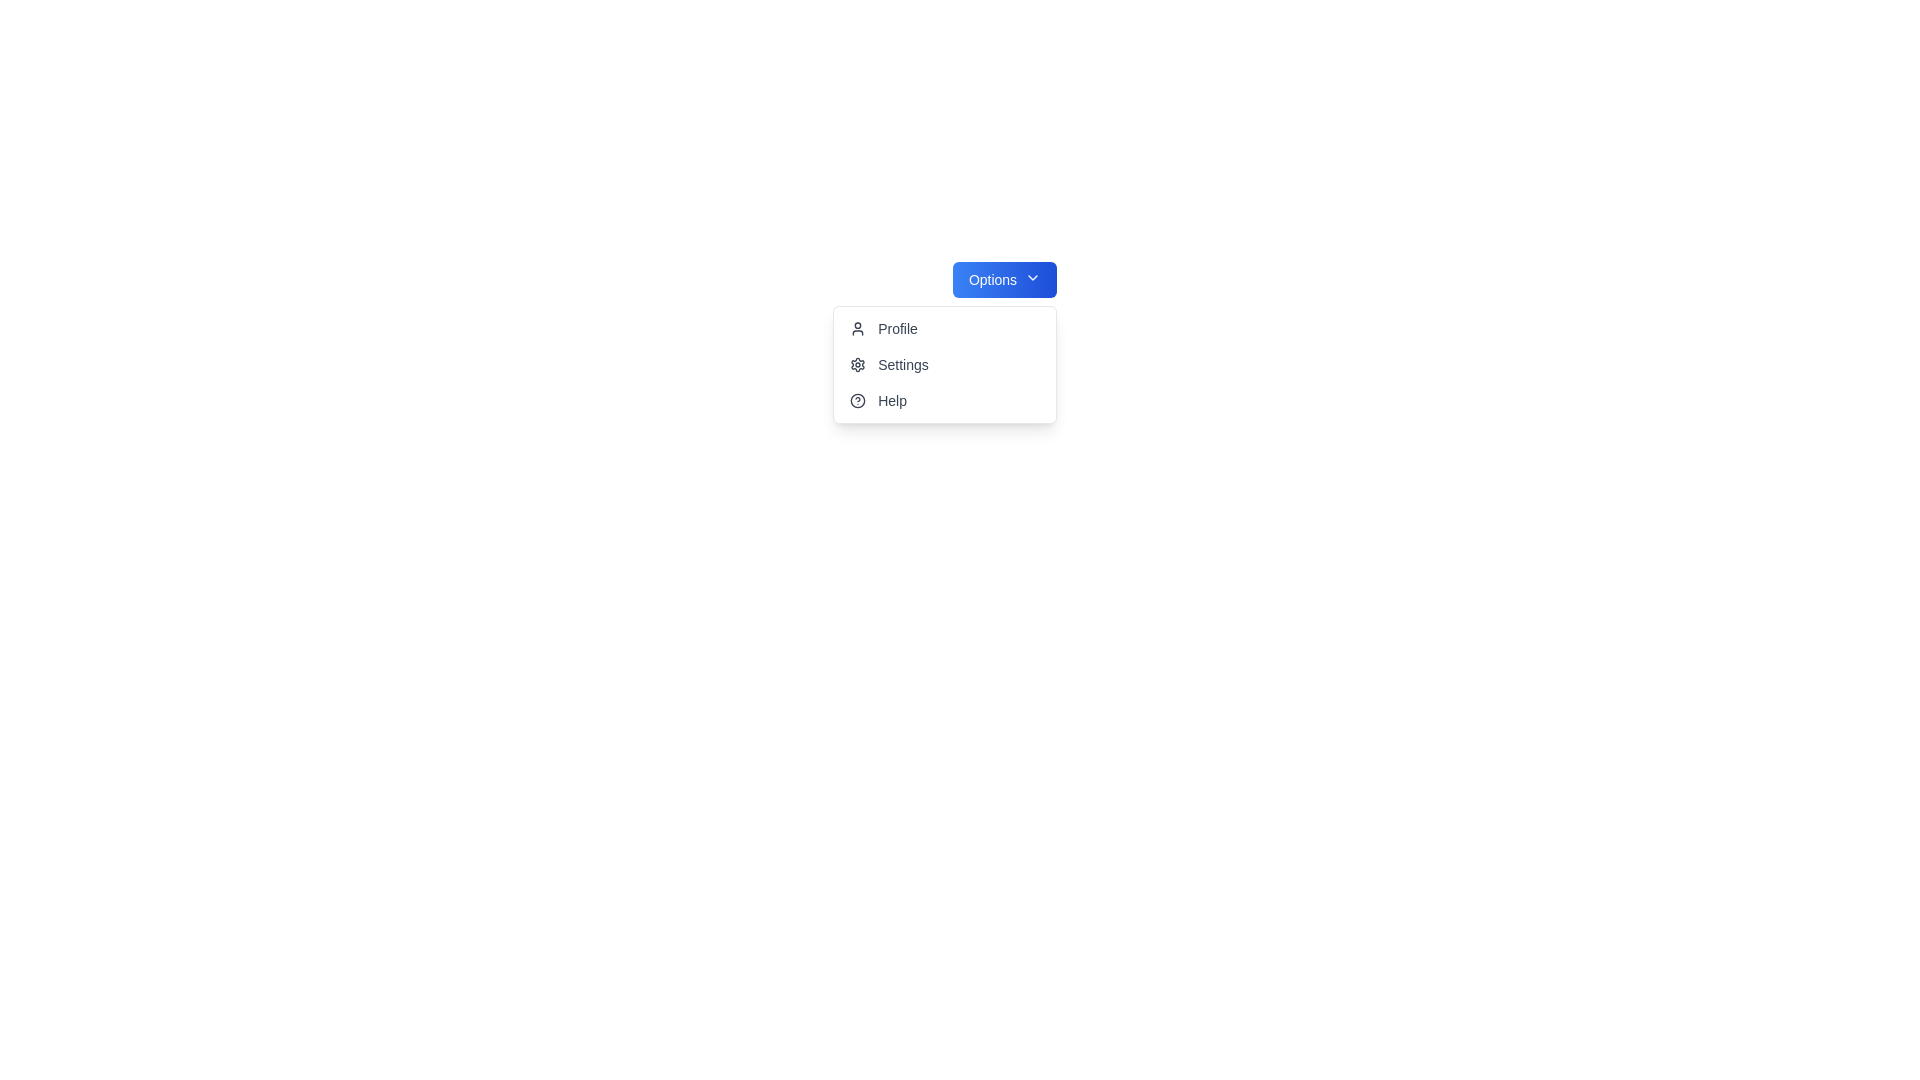  Describe the element at coordinates (944, 401) in the screenshot. I see `the 'Help' menu item in the dropdown menu` at that location.